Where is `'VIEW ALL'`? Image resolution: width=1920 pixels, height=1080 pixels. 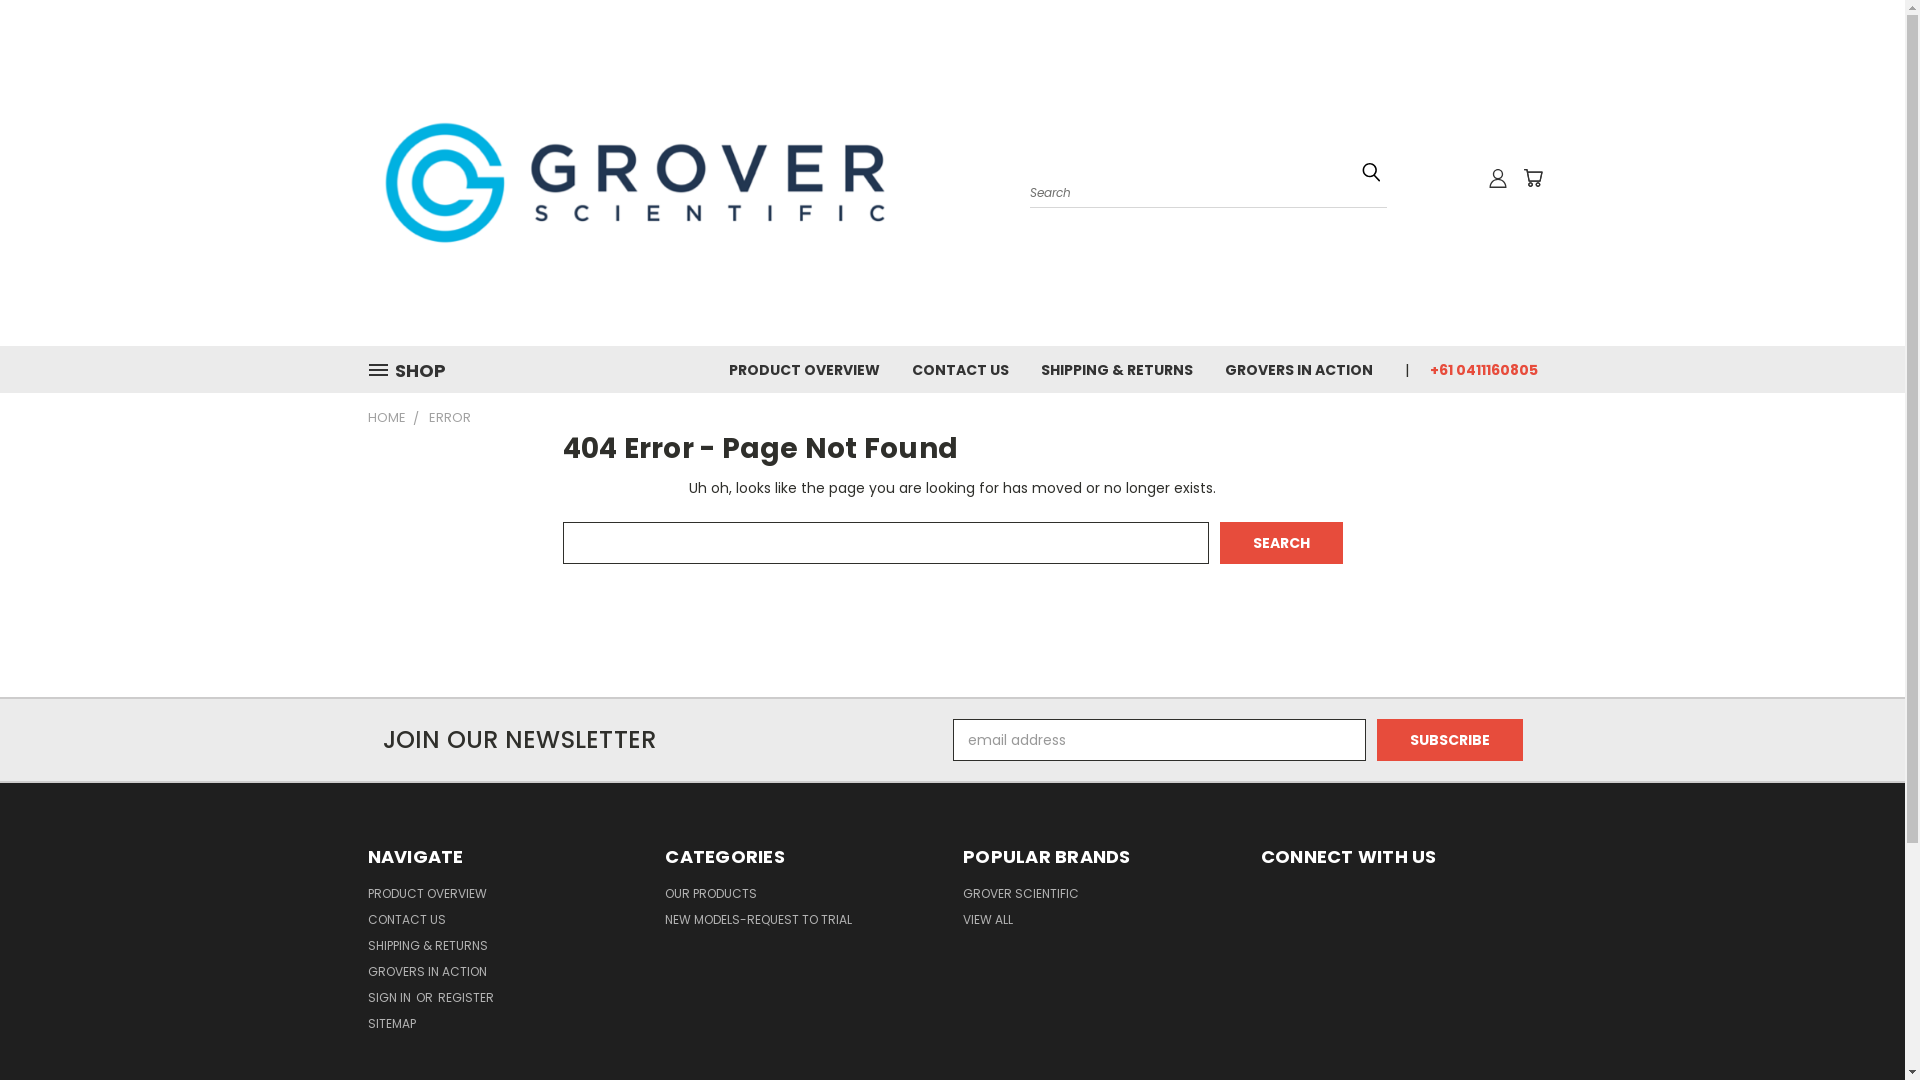 'VIEW ALL' is located at coordinates (988, 923).